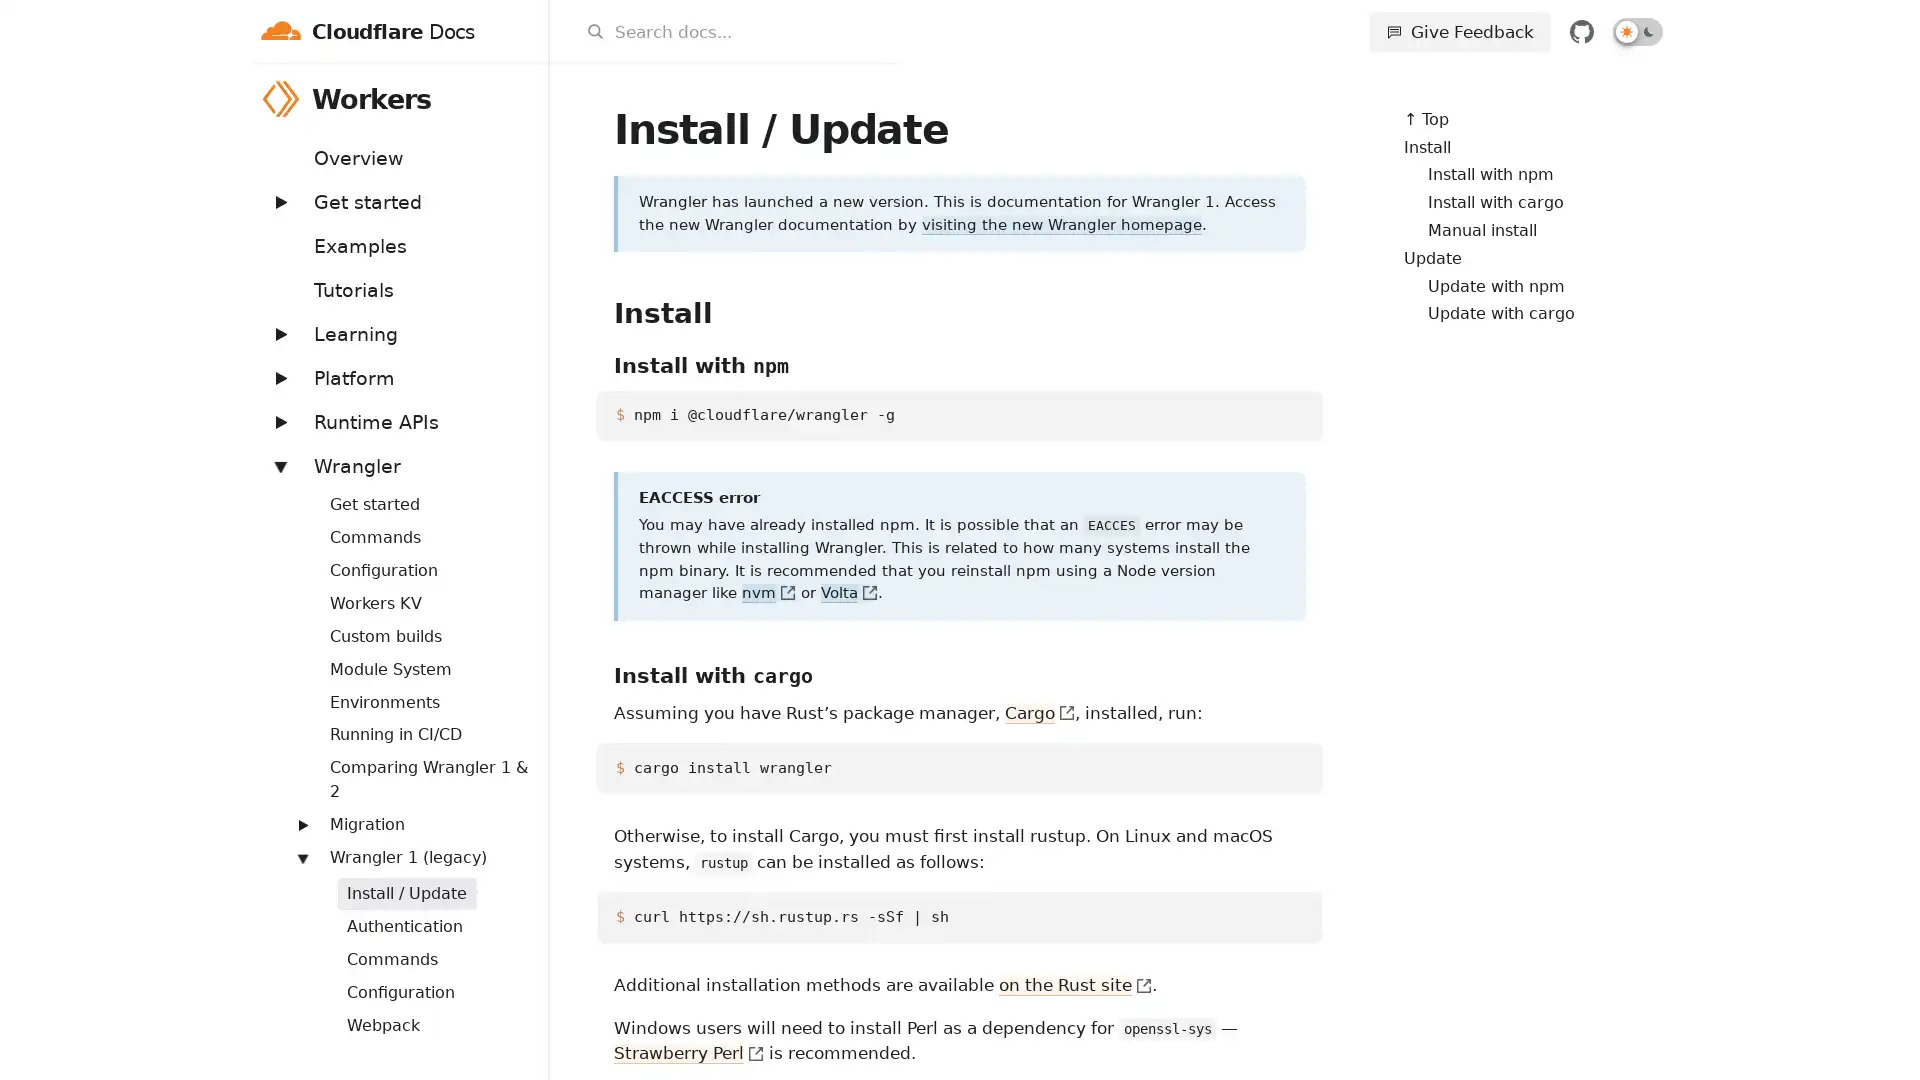 This screenshot has width=1920, height=1080. What do you see at coordinates (291, 921) in the screenshot?
I see `Expand: Streams` at bounding box center [291, 921].